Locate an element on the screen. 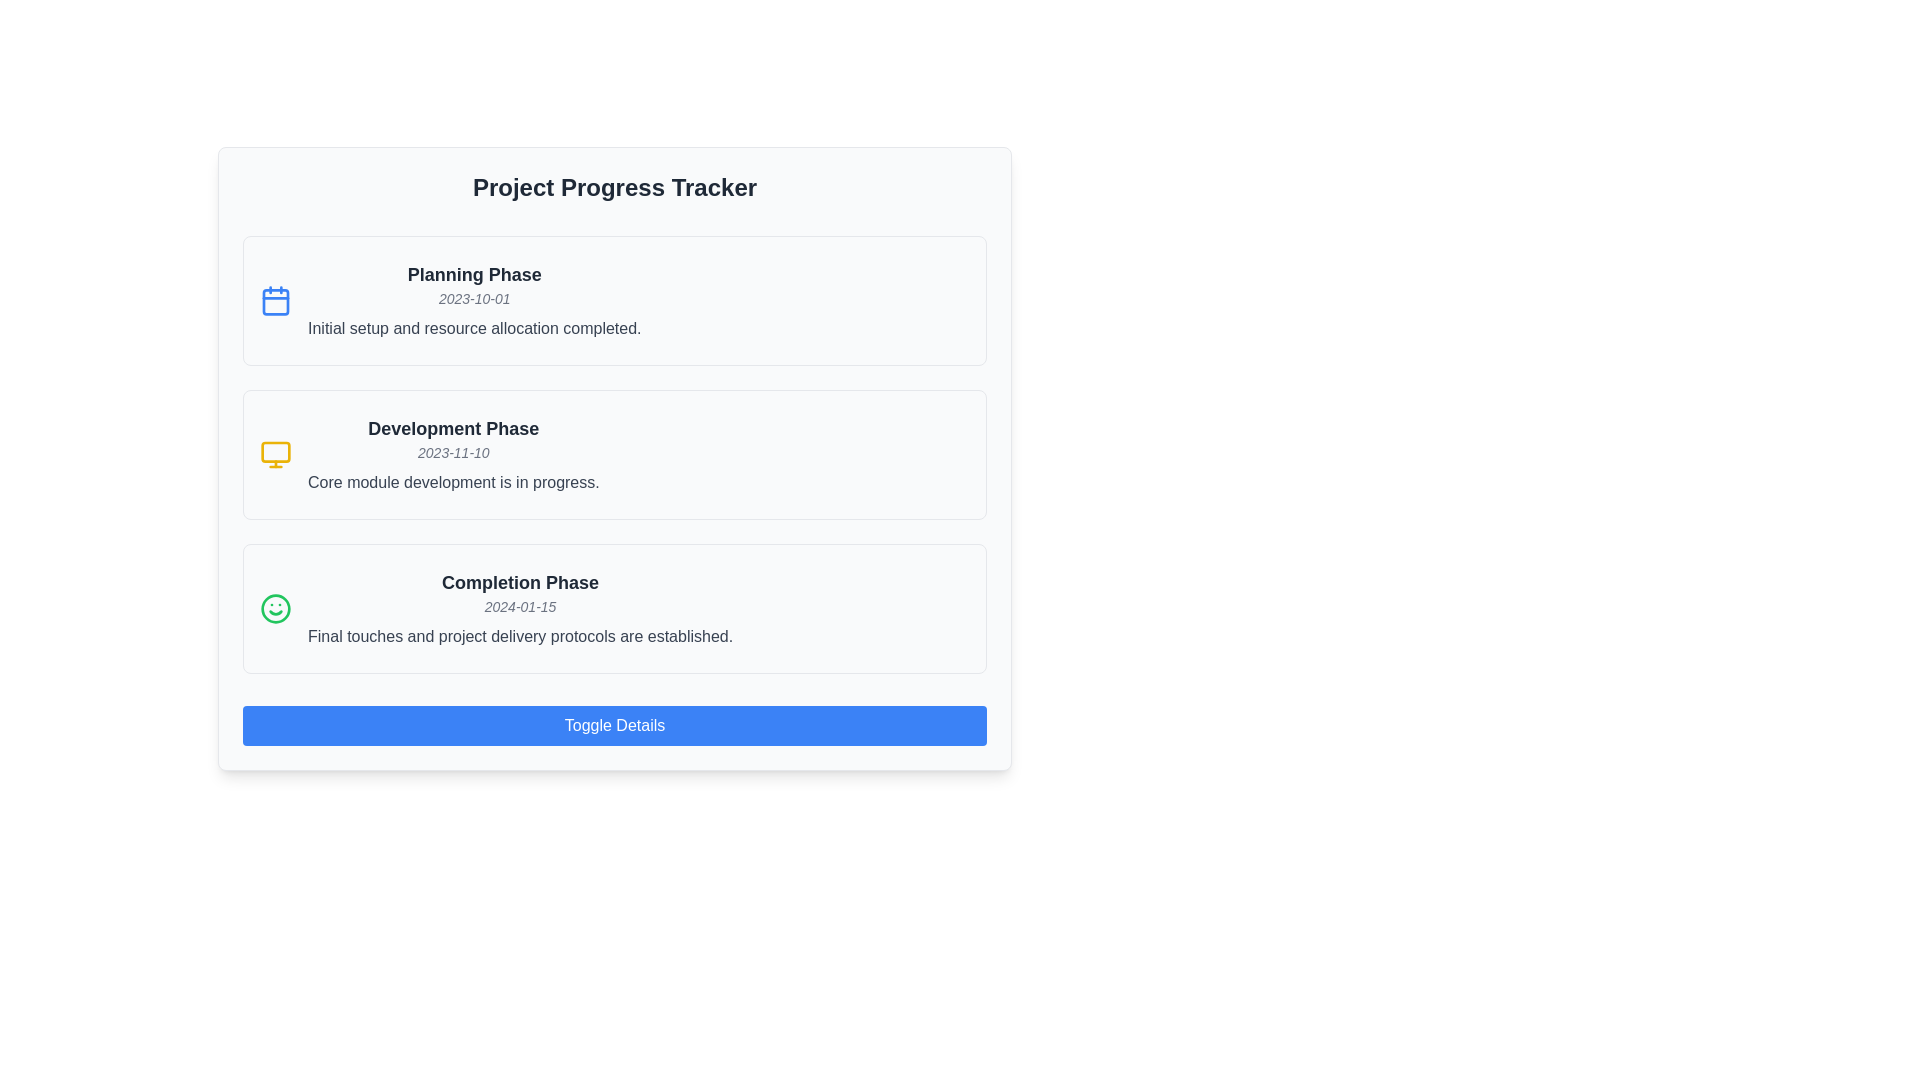 This screenshot has width=1920, height=1080. the static text element that reads 'Final touches and project delivery protocols are established.' located in the 'Completion Phase' section of the progression tracker is located at coordinates (520, 636).